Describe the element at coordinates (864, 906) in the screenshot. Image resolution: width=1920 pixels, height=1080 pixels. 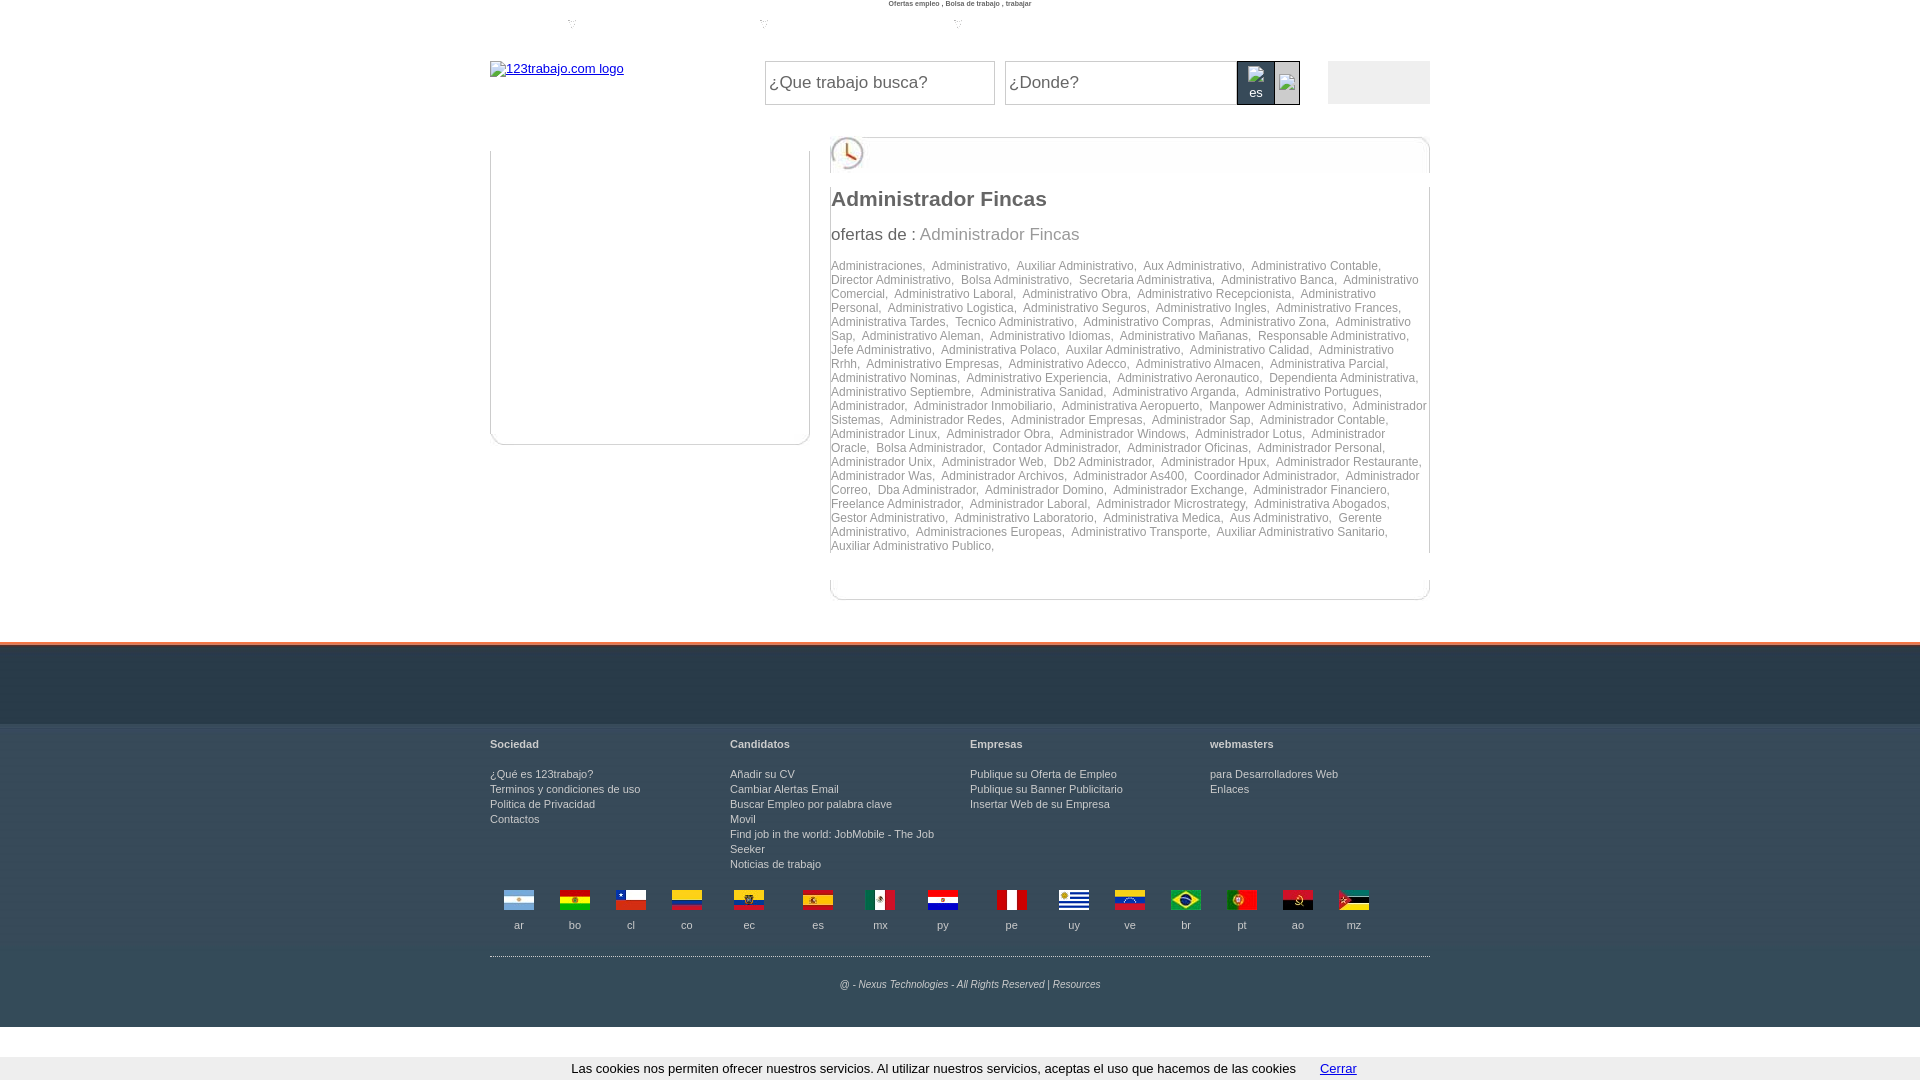
I see `'ofertas trabajo mexico'` at that location.